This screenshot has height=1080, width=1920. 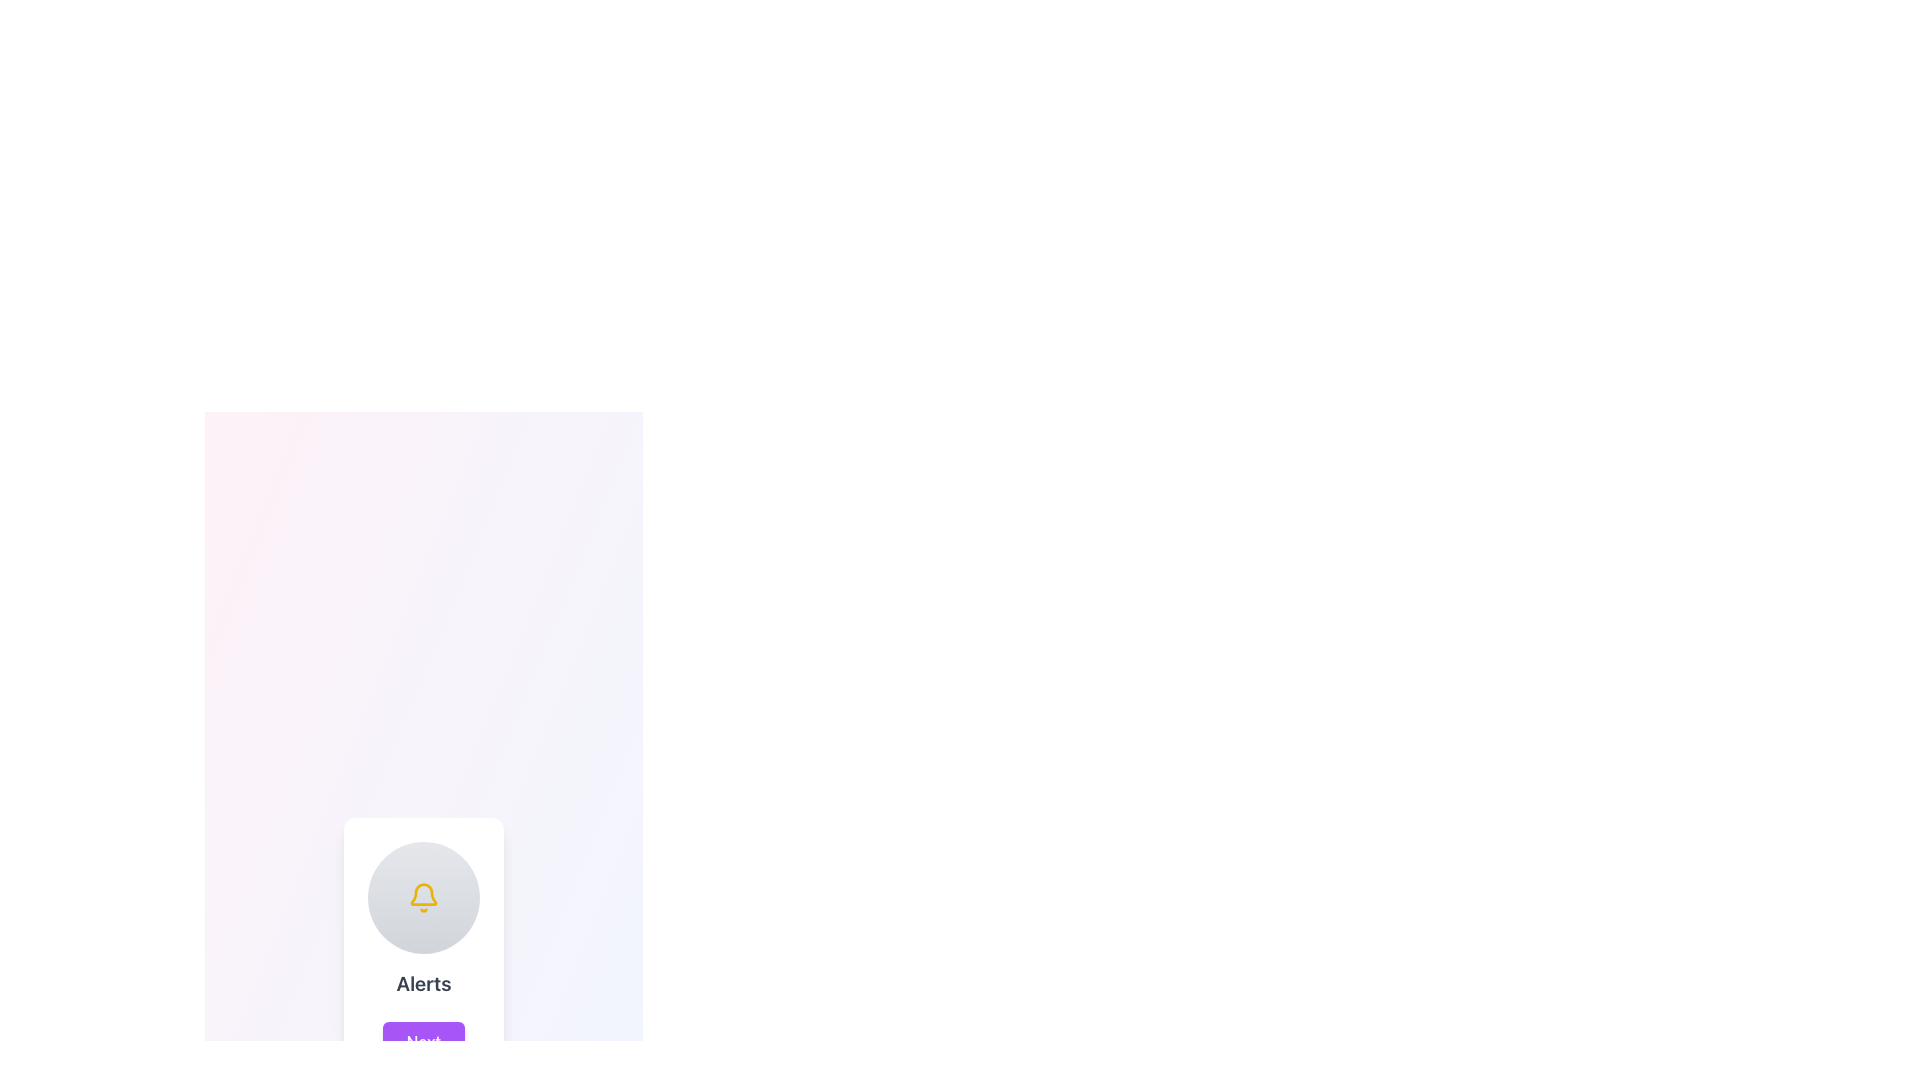 What do you see at coordinates (422, 897) in the screenshot?
I see `the bell icon that serves as a visual indicator of notifications or alerts, which is centrally positioned within a white rectangular card labeled 'Alerts'` at bounding box center [422, 897].